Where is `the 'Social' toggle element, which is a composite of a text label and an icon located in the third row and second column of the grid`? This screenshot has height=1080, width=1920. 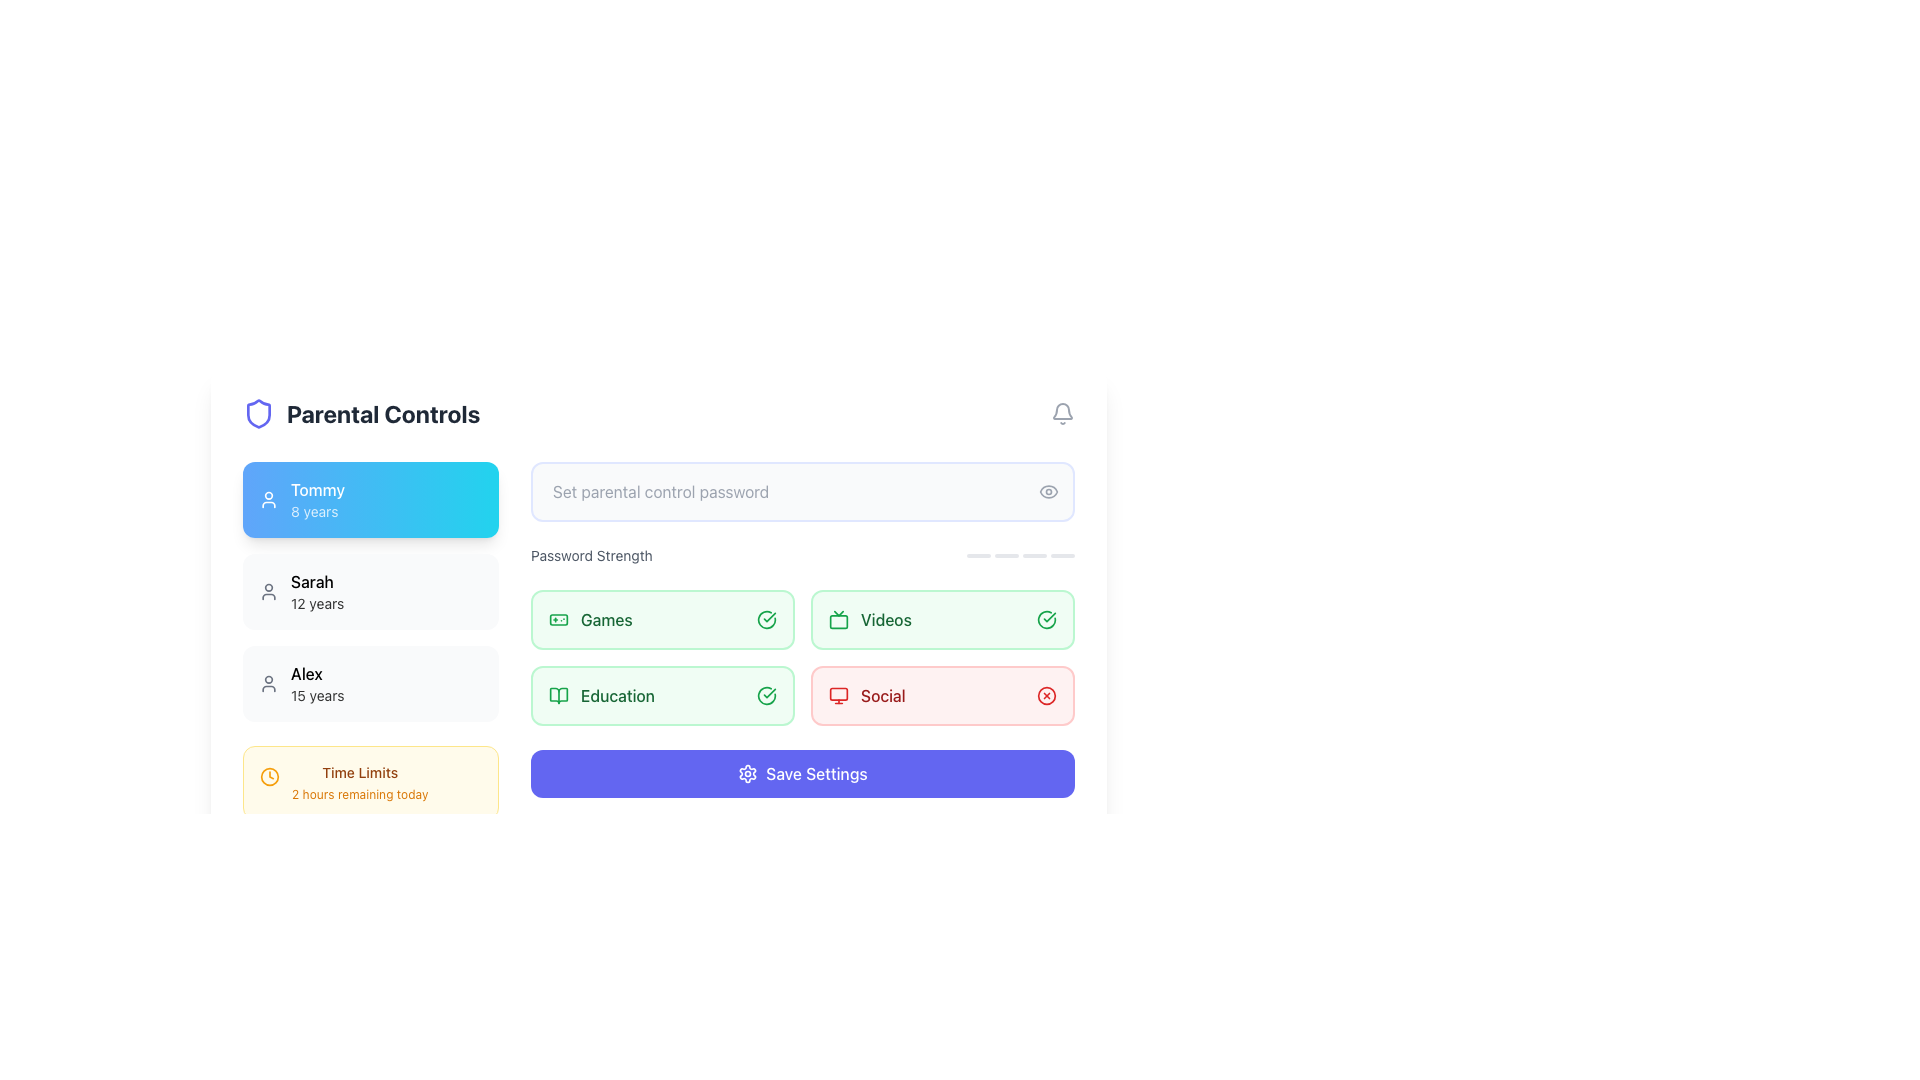 the 'Social' toggle element, which is a composite of a text label and an icon located in the third row and second column of the grid is located at coordinates (867, 694).